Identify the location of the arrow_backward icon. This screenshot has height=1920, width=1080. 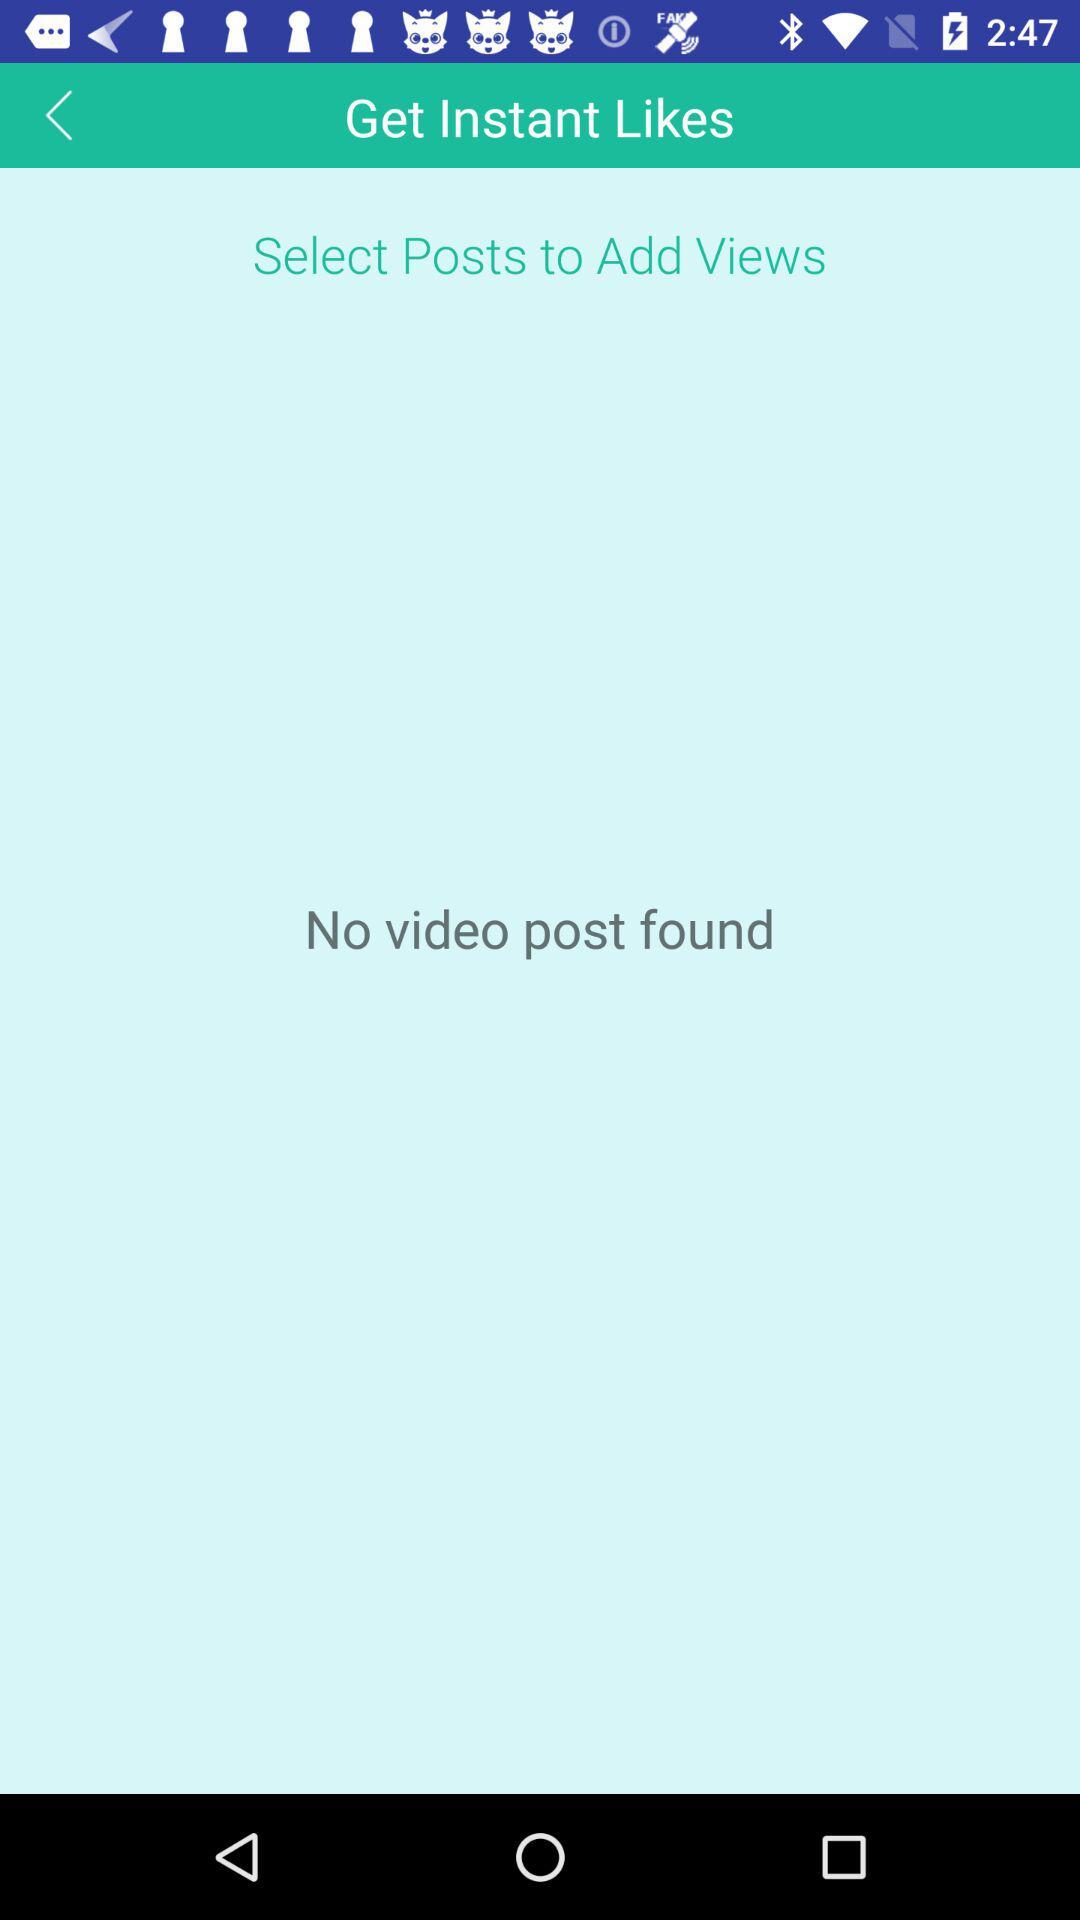
(58, 114).